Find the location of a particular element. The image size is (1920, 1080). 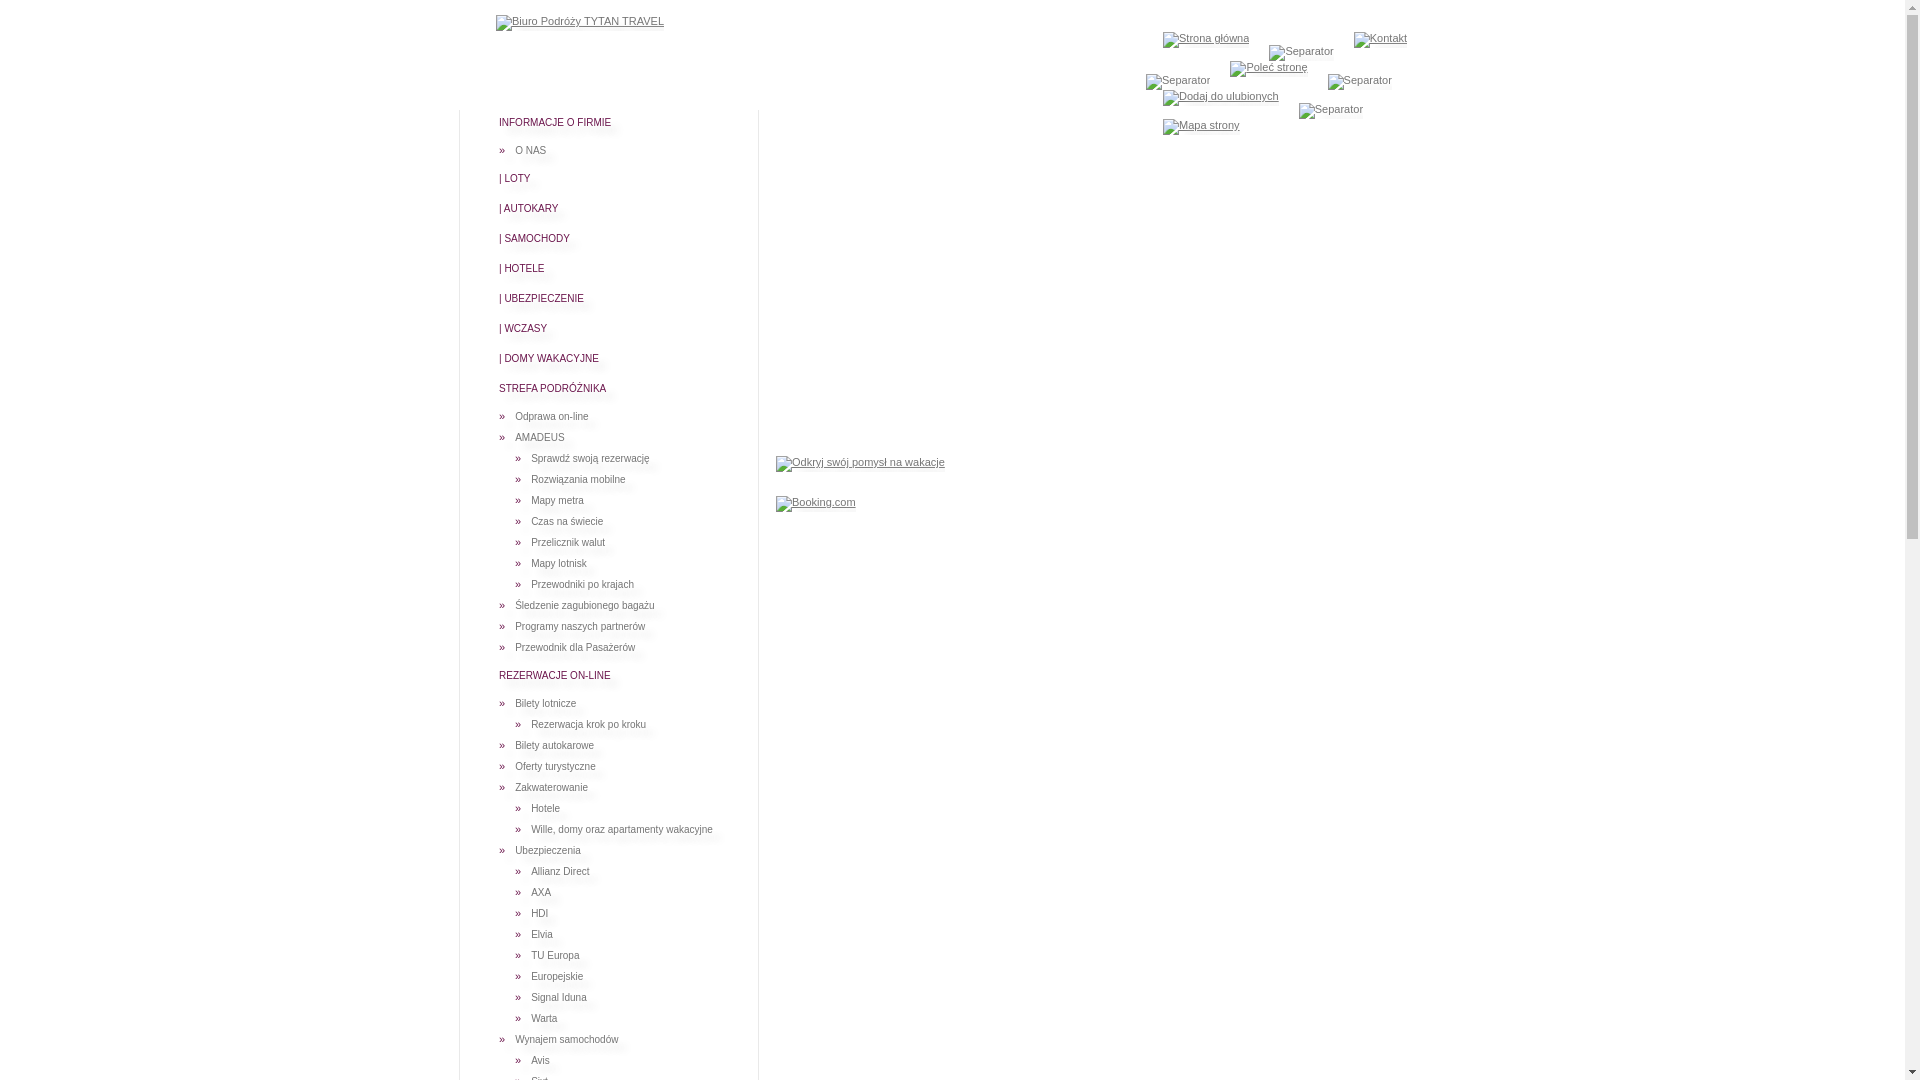

'Wille, domy oraz apartamenty wakacyjne' is located at coordinates (621, 829).